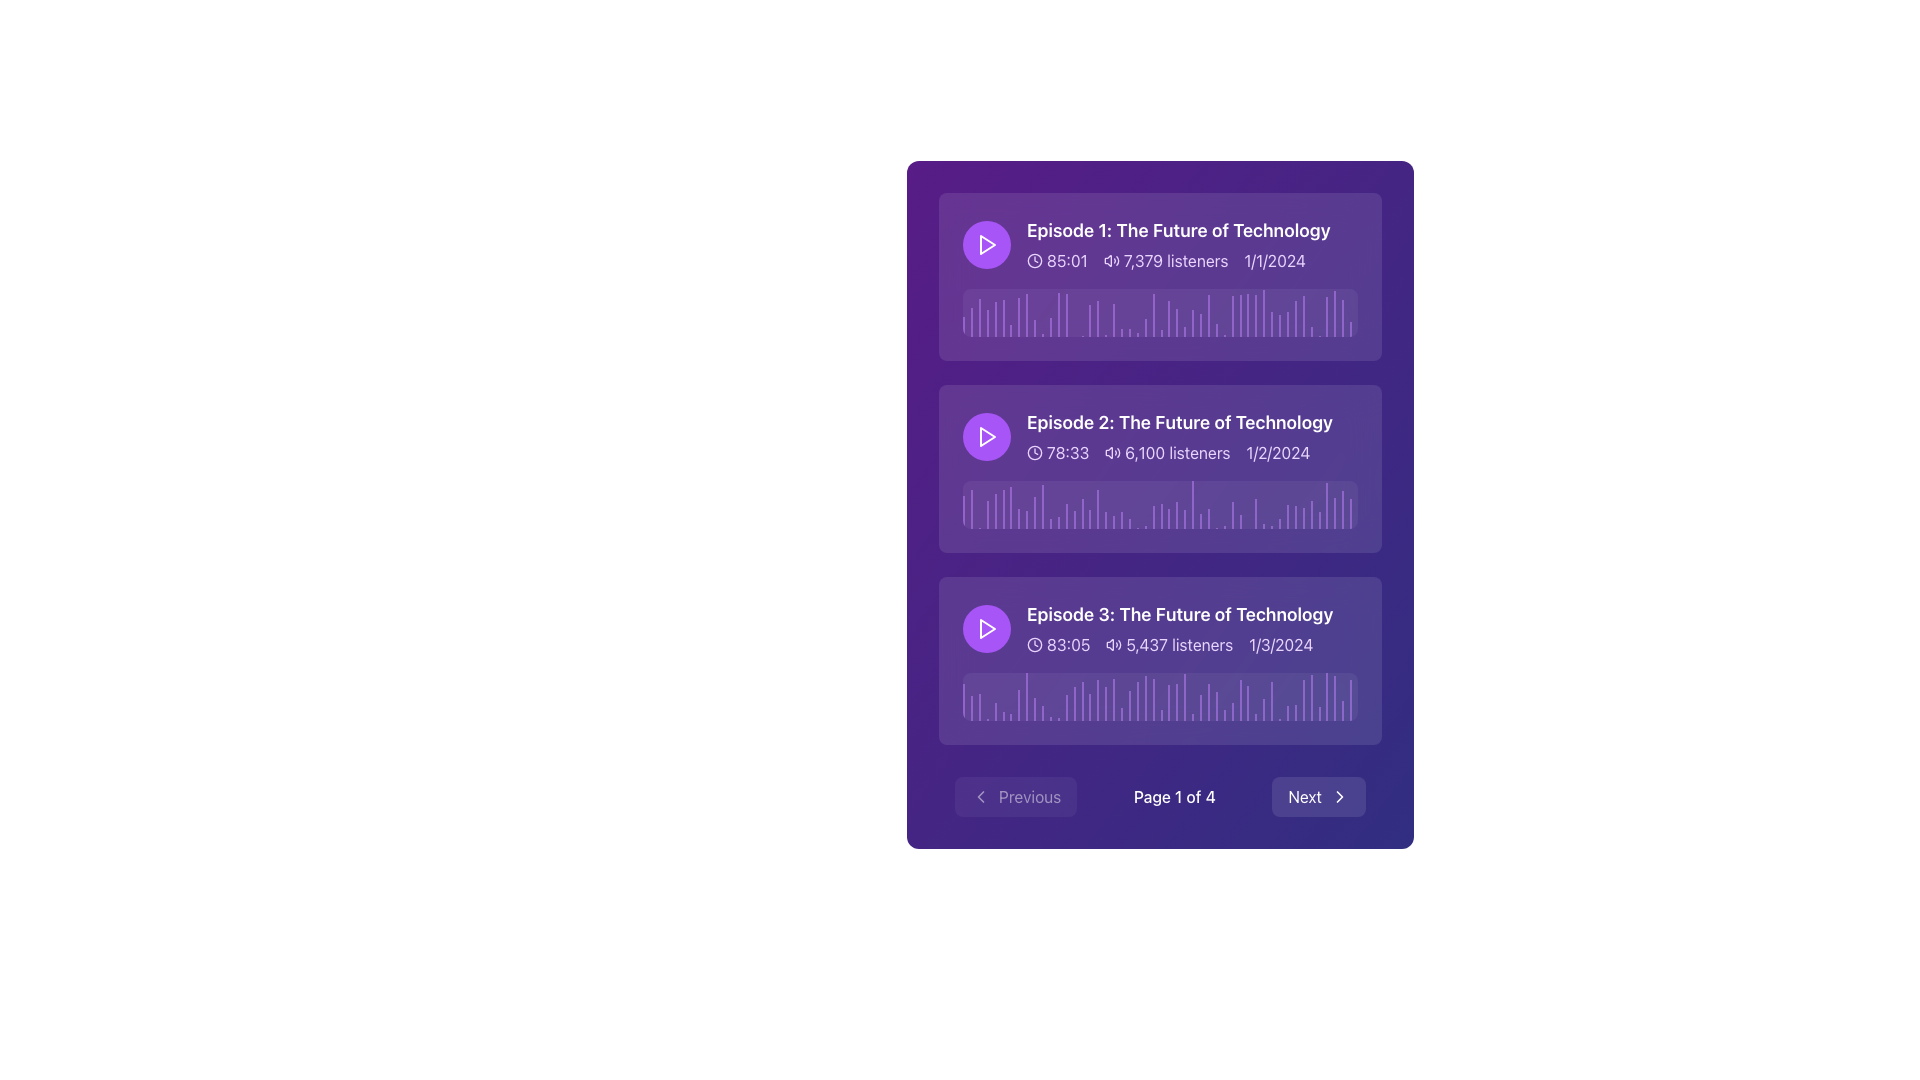 This screenshot has width=1920, height=1080. Describe the element at coordinates (1303, 517) in the screenshot. I see `the forty-fourth Progress Indicator Segment, a thin vertical bar with a transparent purple appearance, located in the bottom area of the waveform component` at that location.